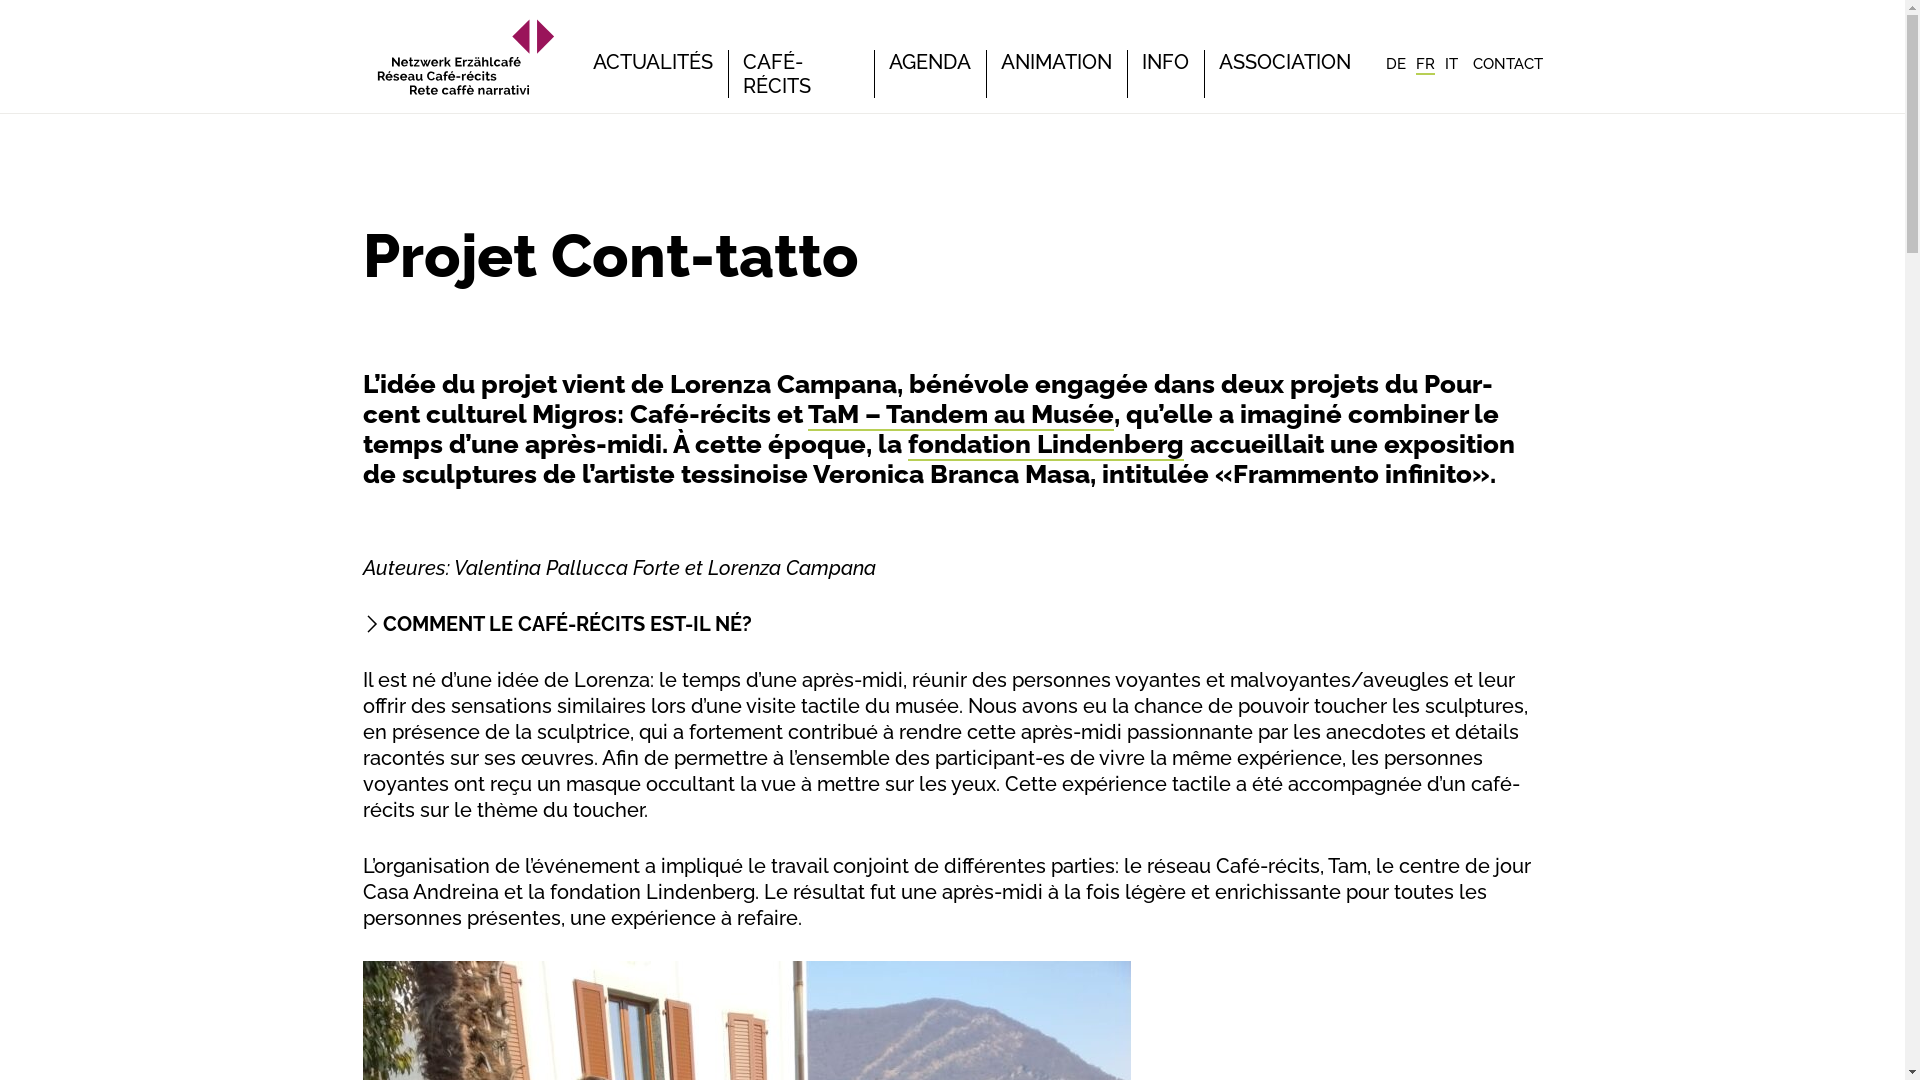 The image size is (1920, 1080). Describe the element at coordinates (1165, 60) in the screenshot. I see `'INFO'` at that location.